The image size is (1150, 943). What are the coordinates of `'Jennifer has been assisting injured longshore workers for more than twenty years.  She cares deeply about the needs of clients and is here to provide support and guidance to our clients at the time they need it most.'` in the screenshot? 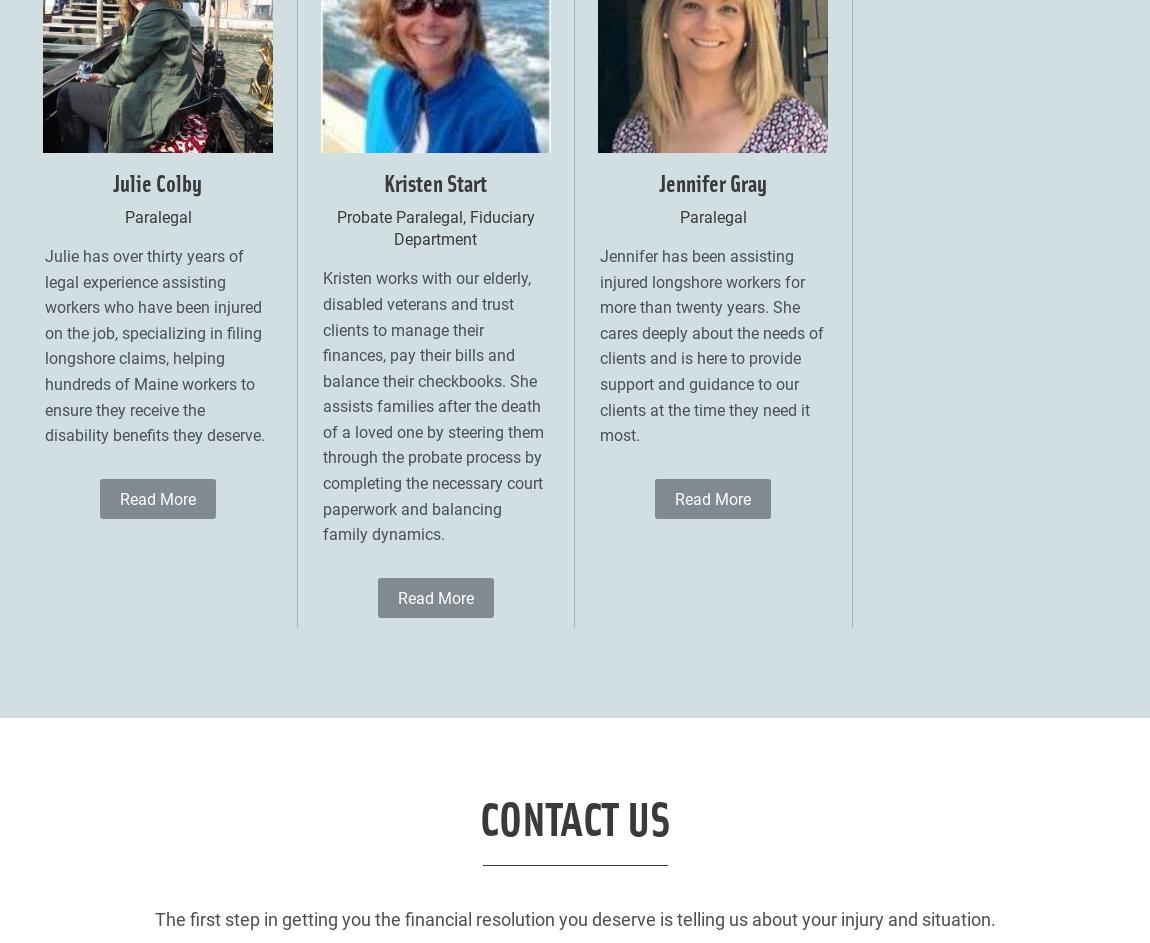 It's located at (598, 345).